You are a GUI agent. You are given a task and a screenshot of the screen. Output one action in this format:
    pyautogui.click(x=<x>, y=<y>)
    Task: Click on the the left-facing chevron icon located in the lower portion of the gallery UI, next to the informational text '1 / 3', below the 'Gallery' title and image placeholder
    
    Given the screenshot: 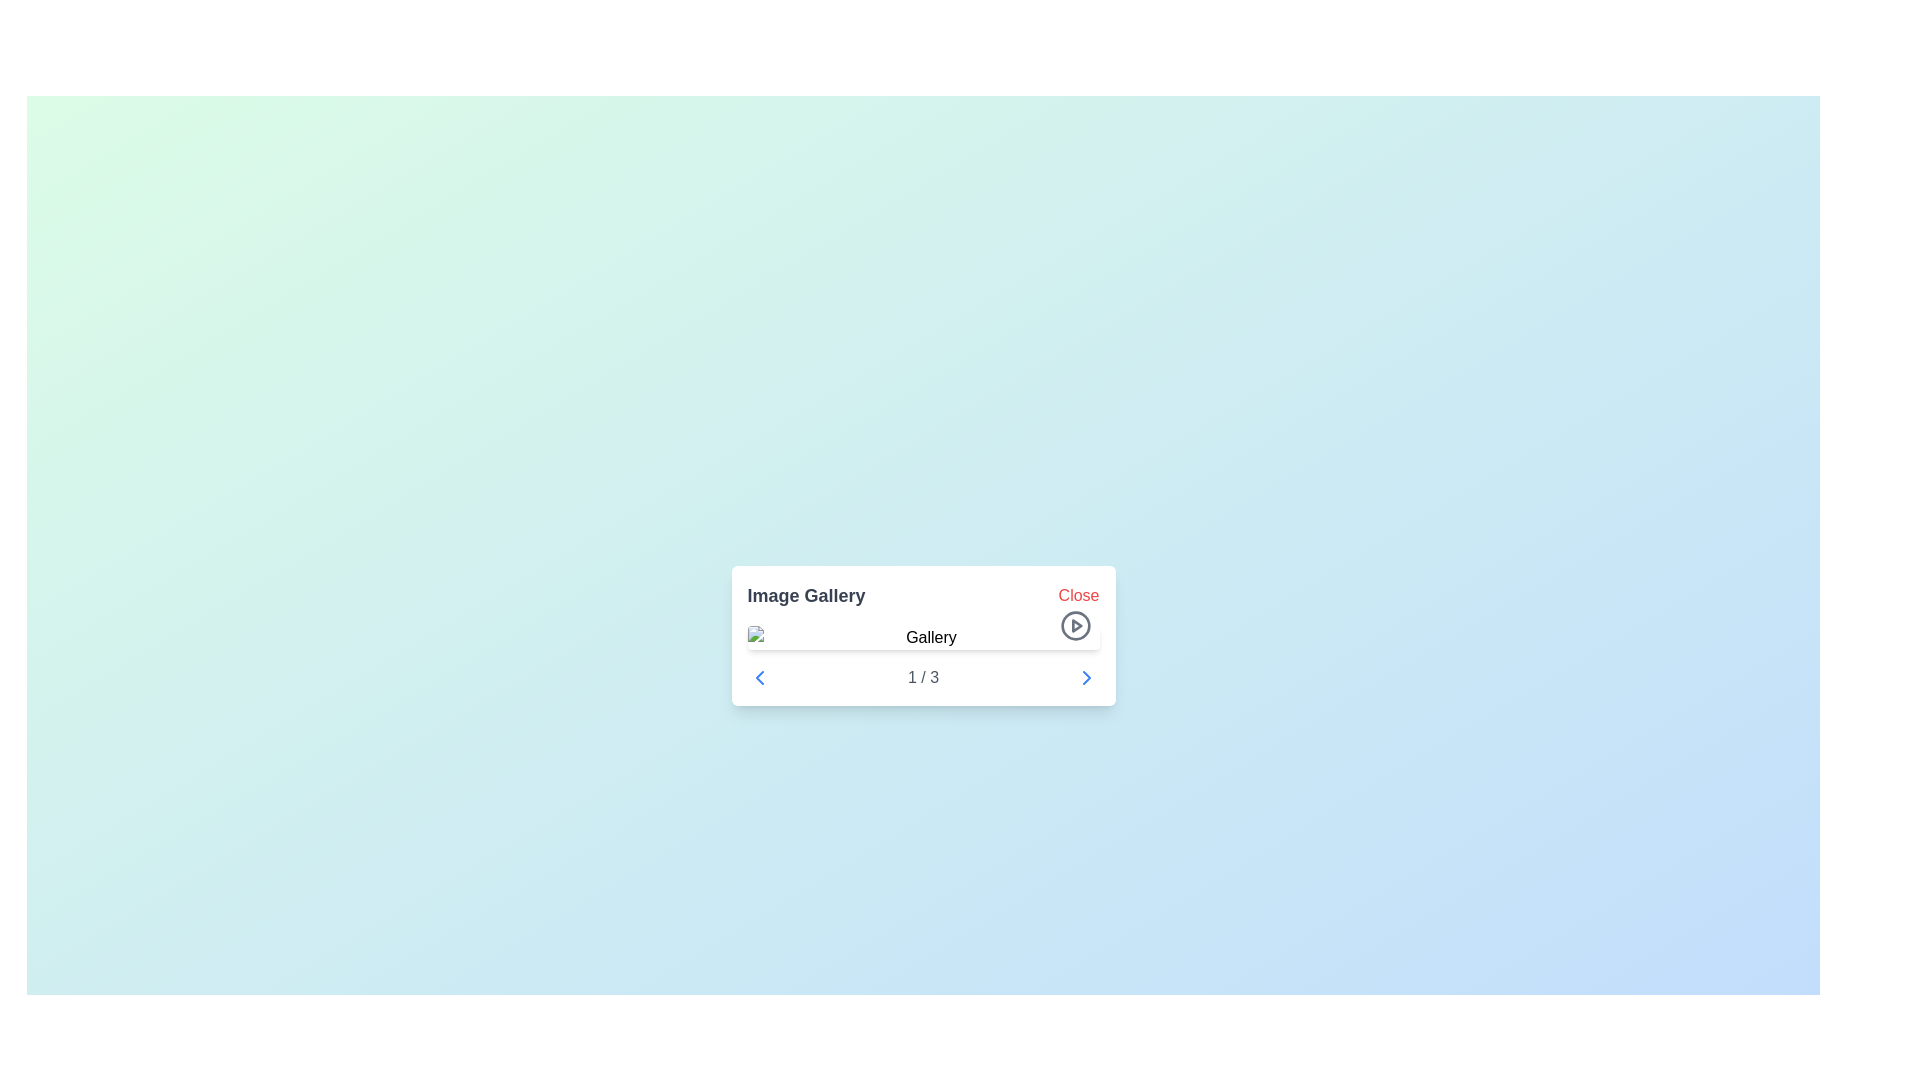 What is the action you would take?
    pyautogui.click(x=758, y=677)
    